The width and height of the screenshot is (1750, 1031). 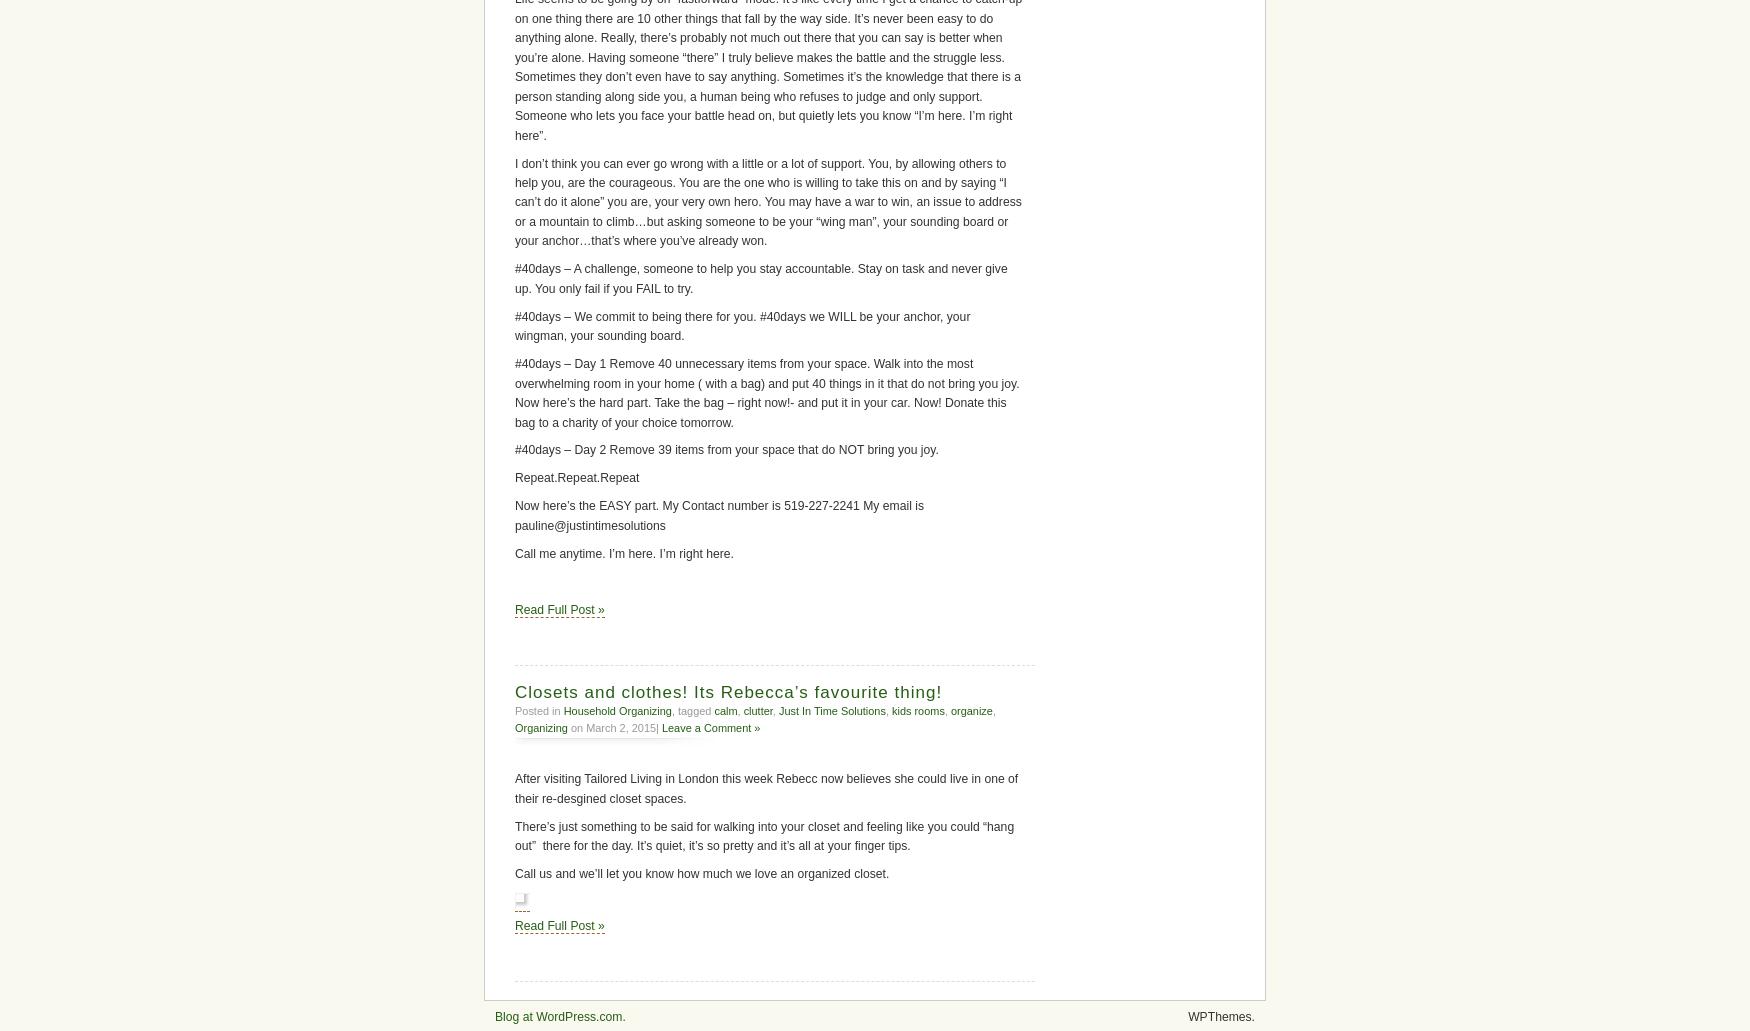 What do you see at coordinates (514, 552) in the screenshot?
I see `'Call me anytime. I’m here. I’m right here.'` at bounding box center [514, 552].